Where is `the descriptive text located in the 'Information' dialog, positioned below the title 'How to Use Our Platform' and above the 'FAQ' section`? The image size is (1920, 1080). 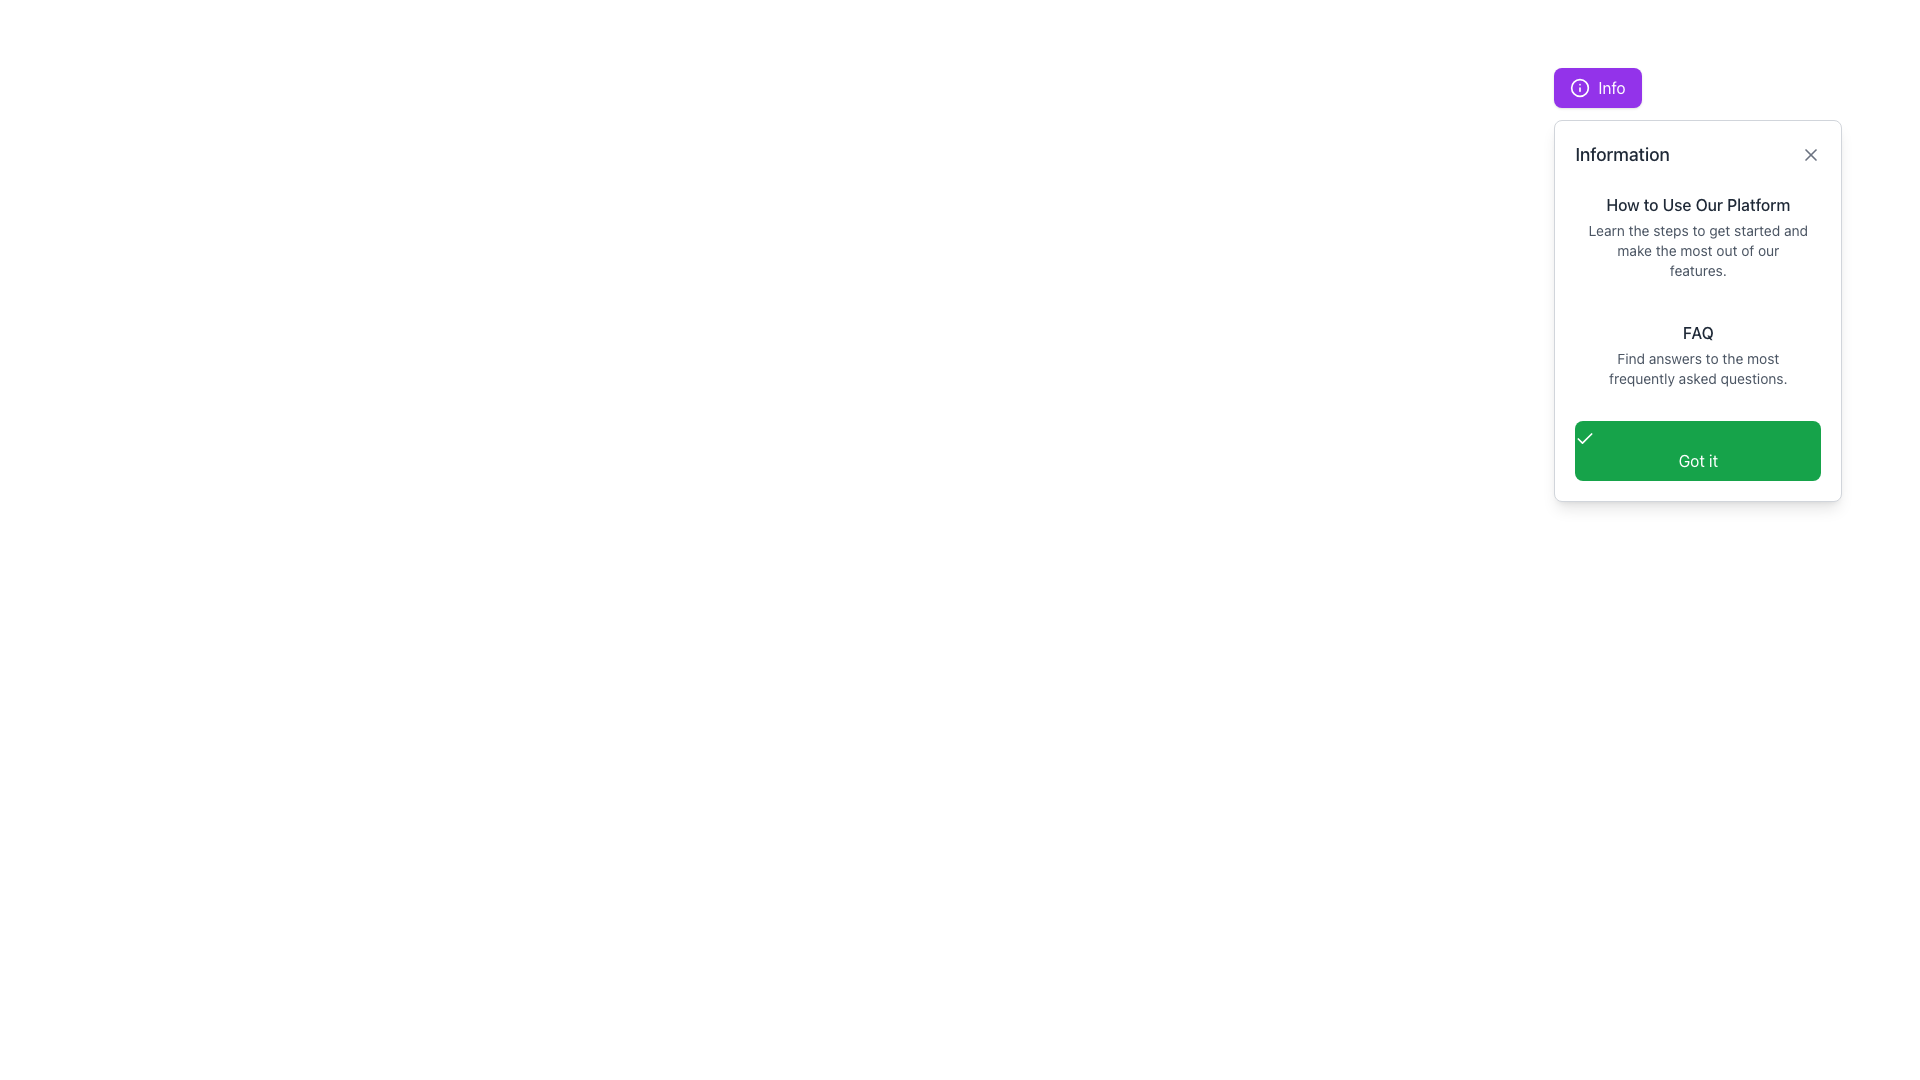
the descriptive text located in the 'Information' dialog, positioned below the title 'How to Use Our Platform' and above the 'FAQ' section is located at coordinates (1697, 249).